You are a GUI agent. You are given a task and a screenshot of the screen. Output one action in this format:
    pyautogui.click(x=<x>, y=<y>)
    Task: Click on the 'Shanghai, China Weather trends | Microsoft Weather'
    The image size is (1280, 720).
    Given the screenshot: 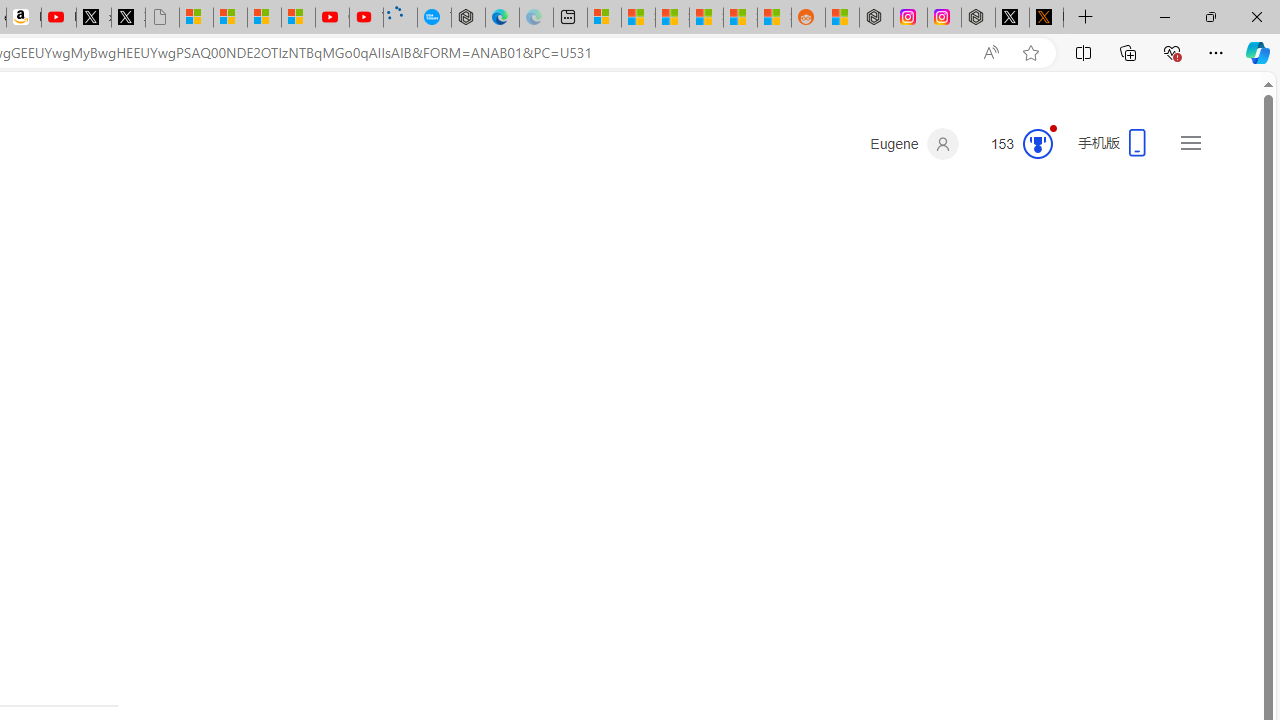 What is the action you would take?
    pyautogui.click(x=773, y=17)
    